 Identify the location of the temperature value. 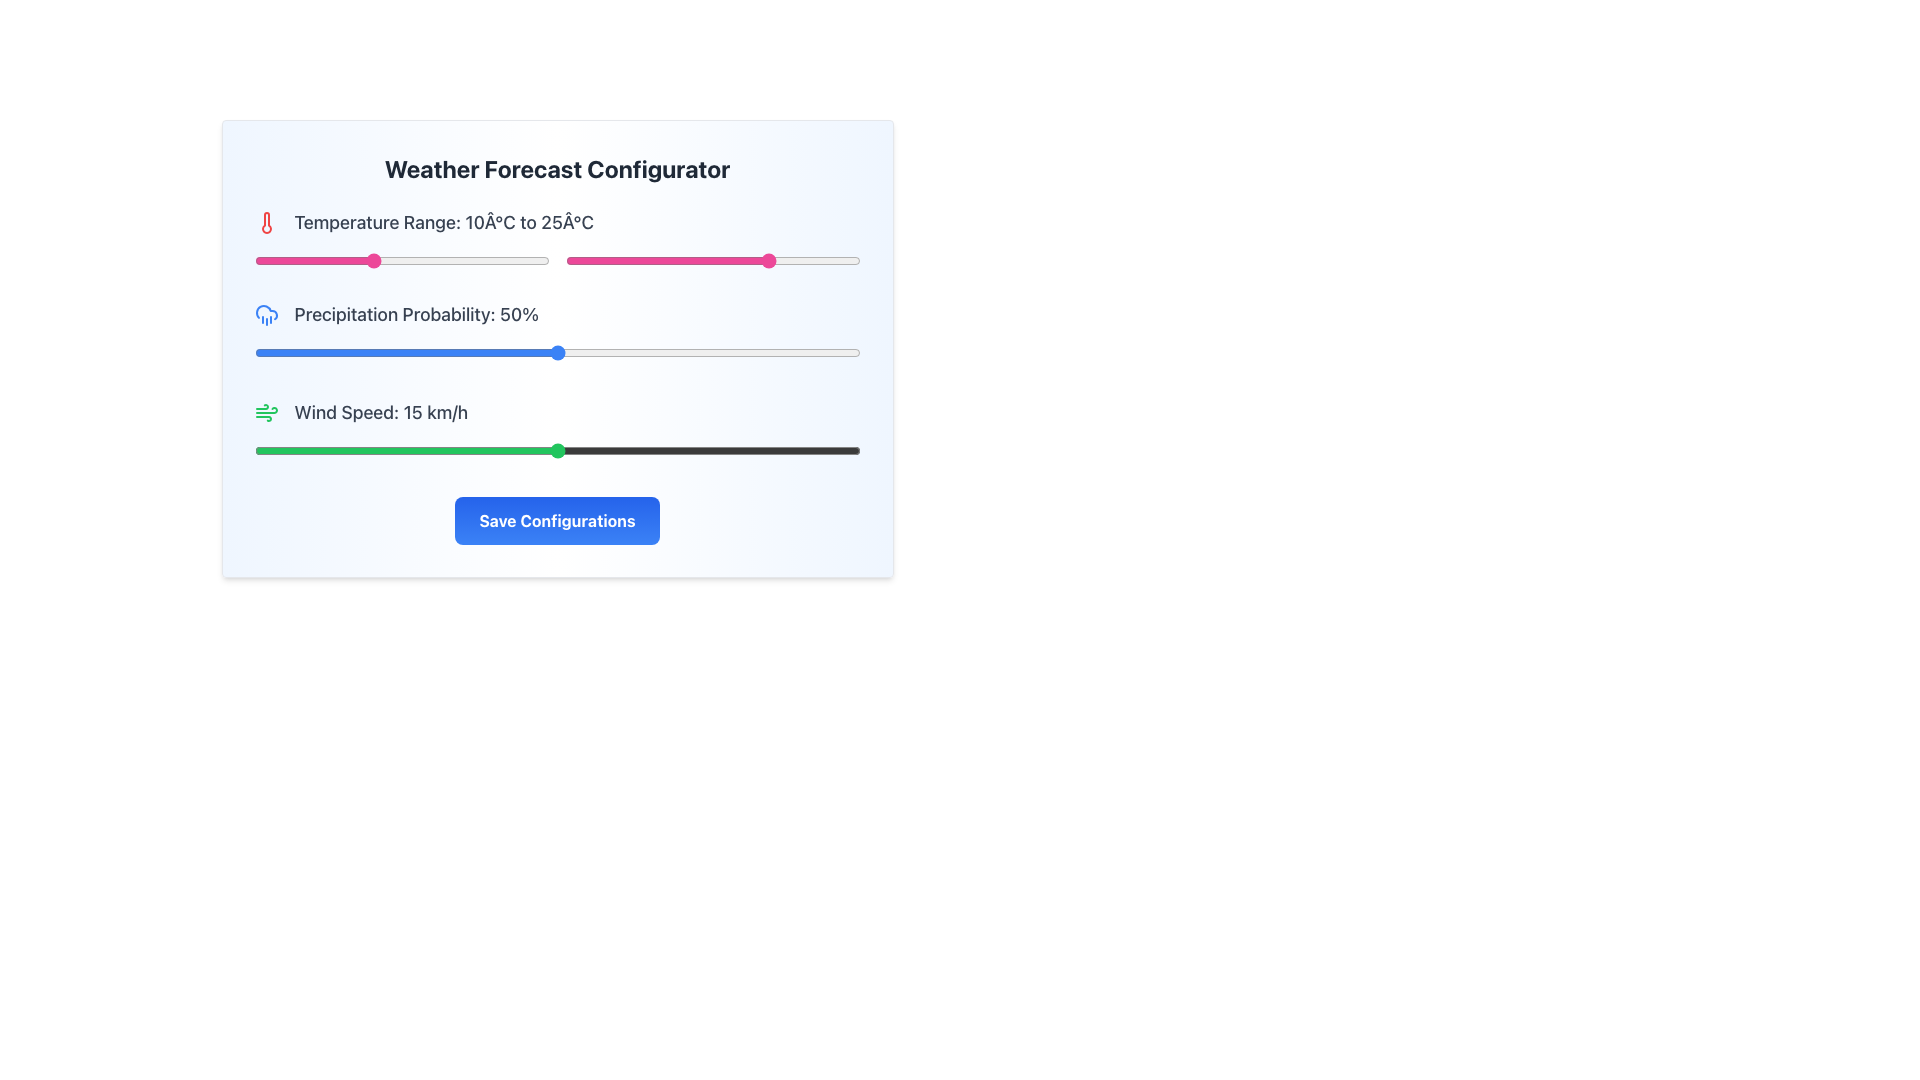
(747, 260).